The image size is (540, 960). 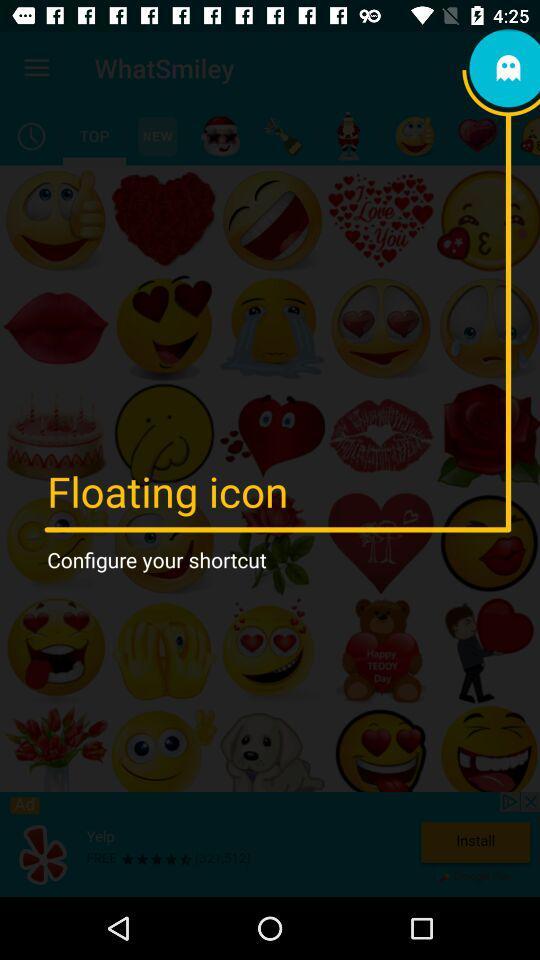 I want to click on happy face emojis, so click(x=414, y=135).